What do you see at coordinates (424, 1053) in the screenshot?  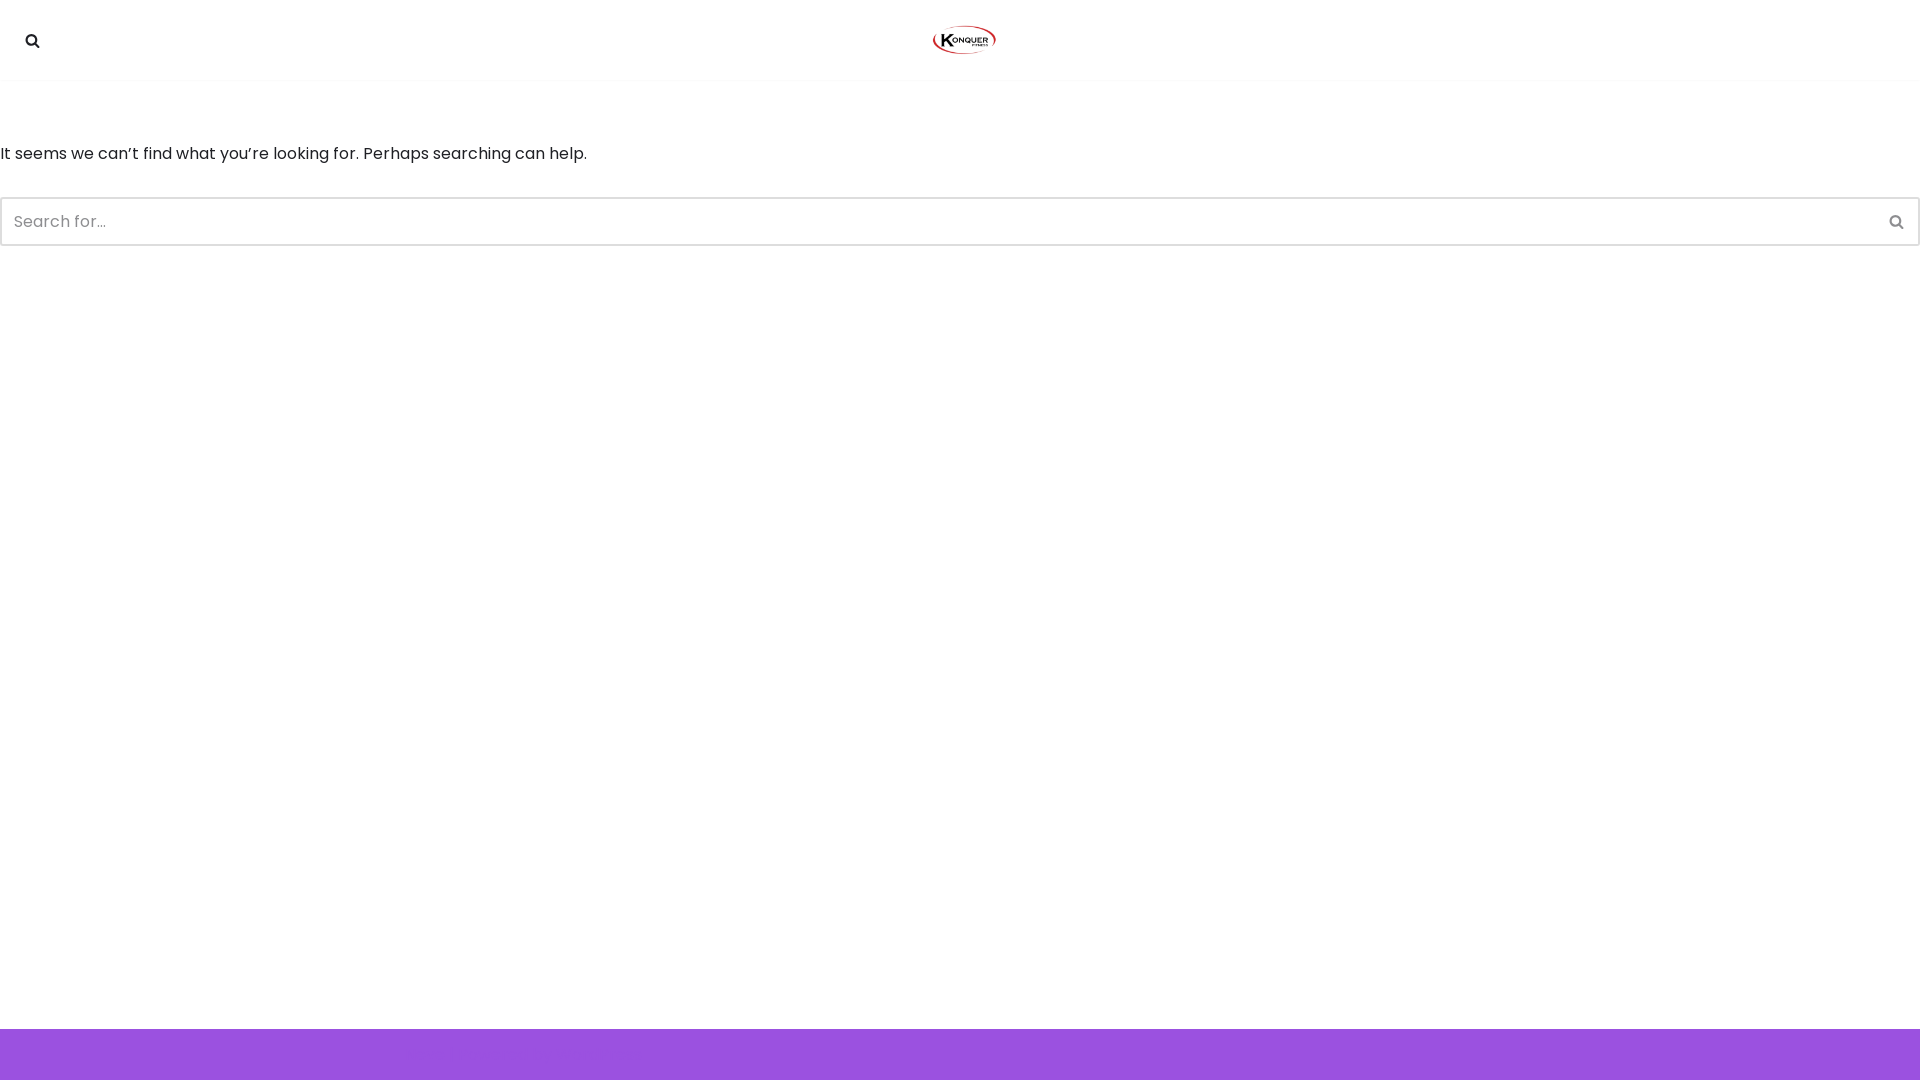 I see `'Neve'` at bounding box center [424, 1053].